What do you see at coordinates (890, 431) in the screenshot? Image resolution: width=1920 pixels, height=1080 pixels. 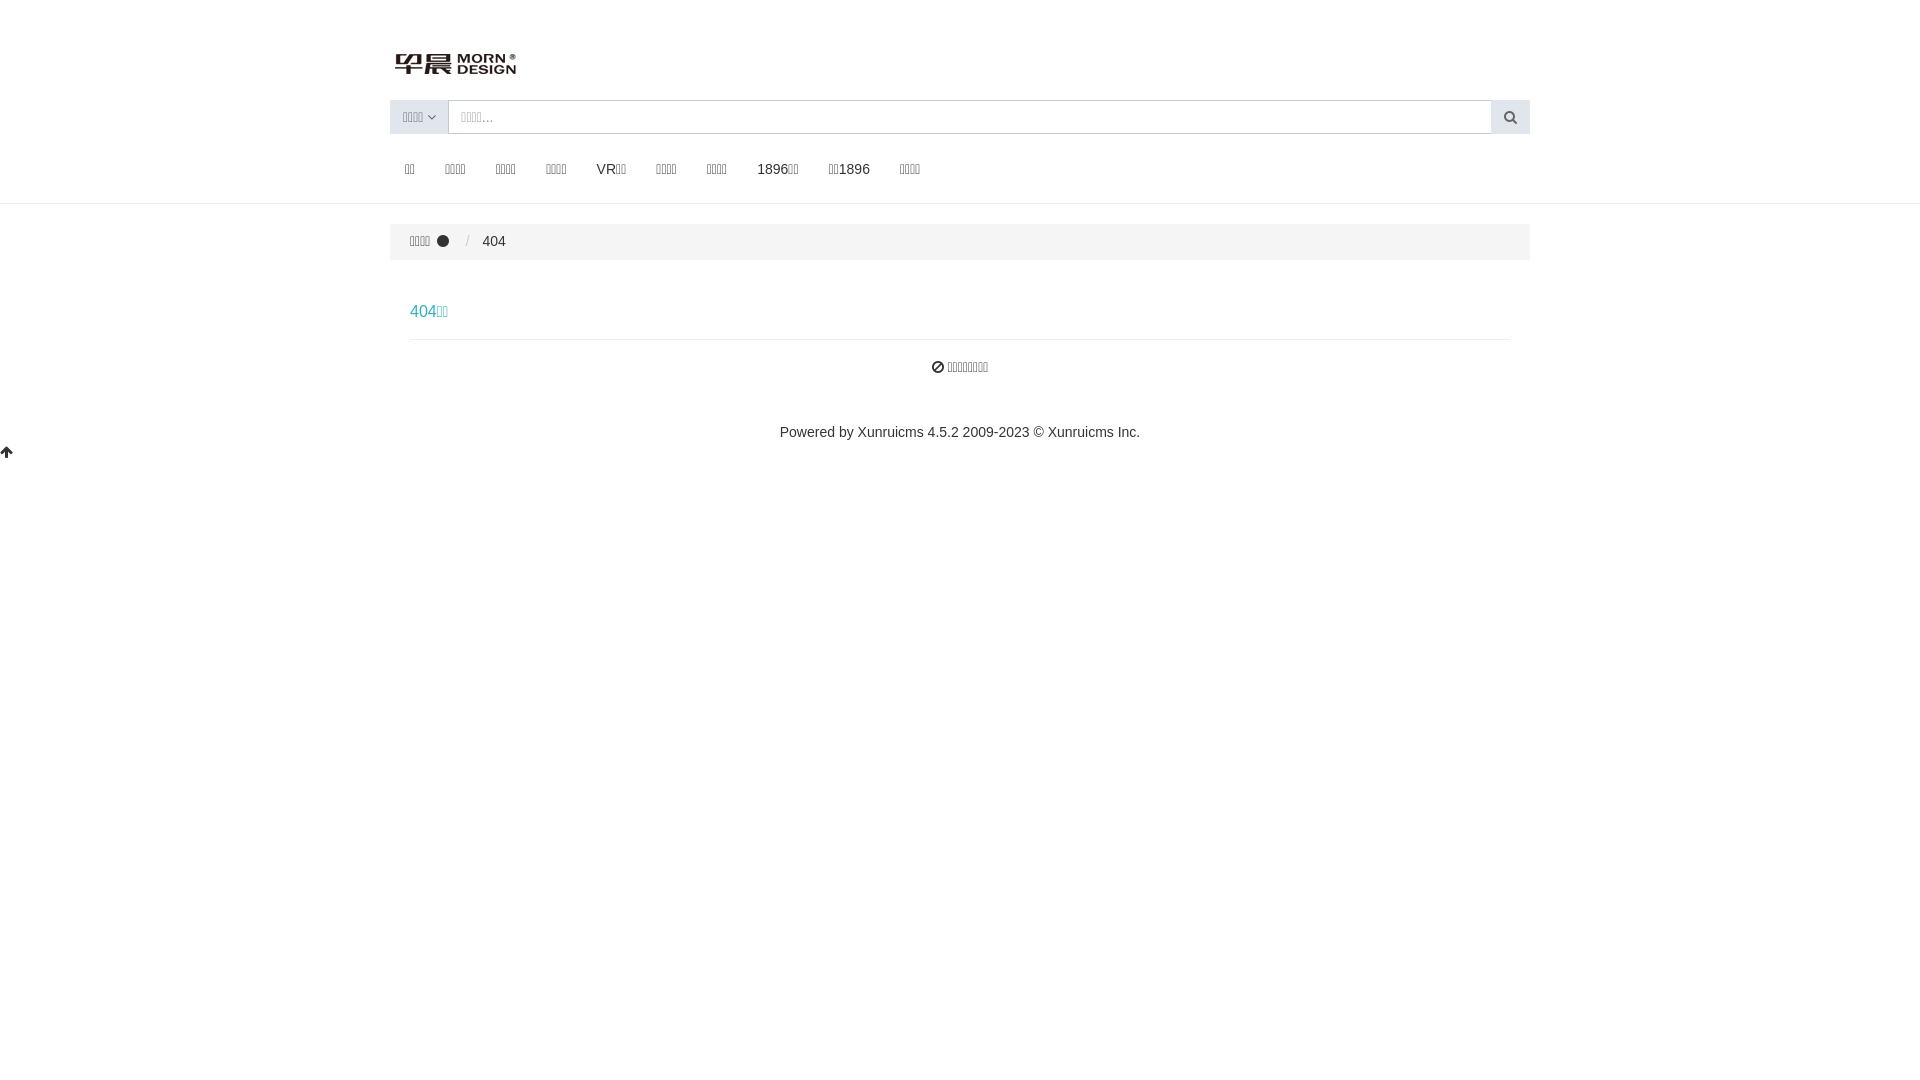 I see `'Xunruicms'` at bounding box center [890, 431].